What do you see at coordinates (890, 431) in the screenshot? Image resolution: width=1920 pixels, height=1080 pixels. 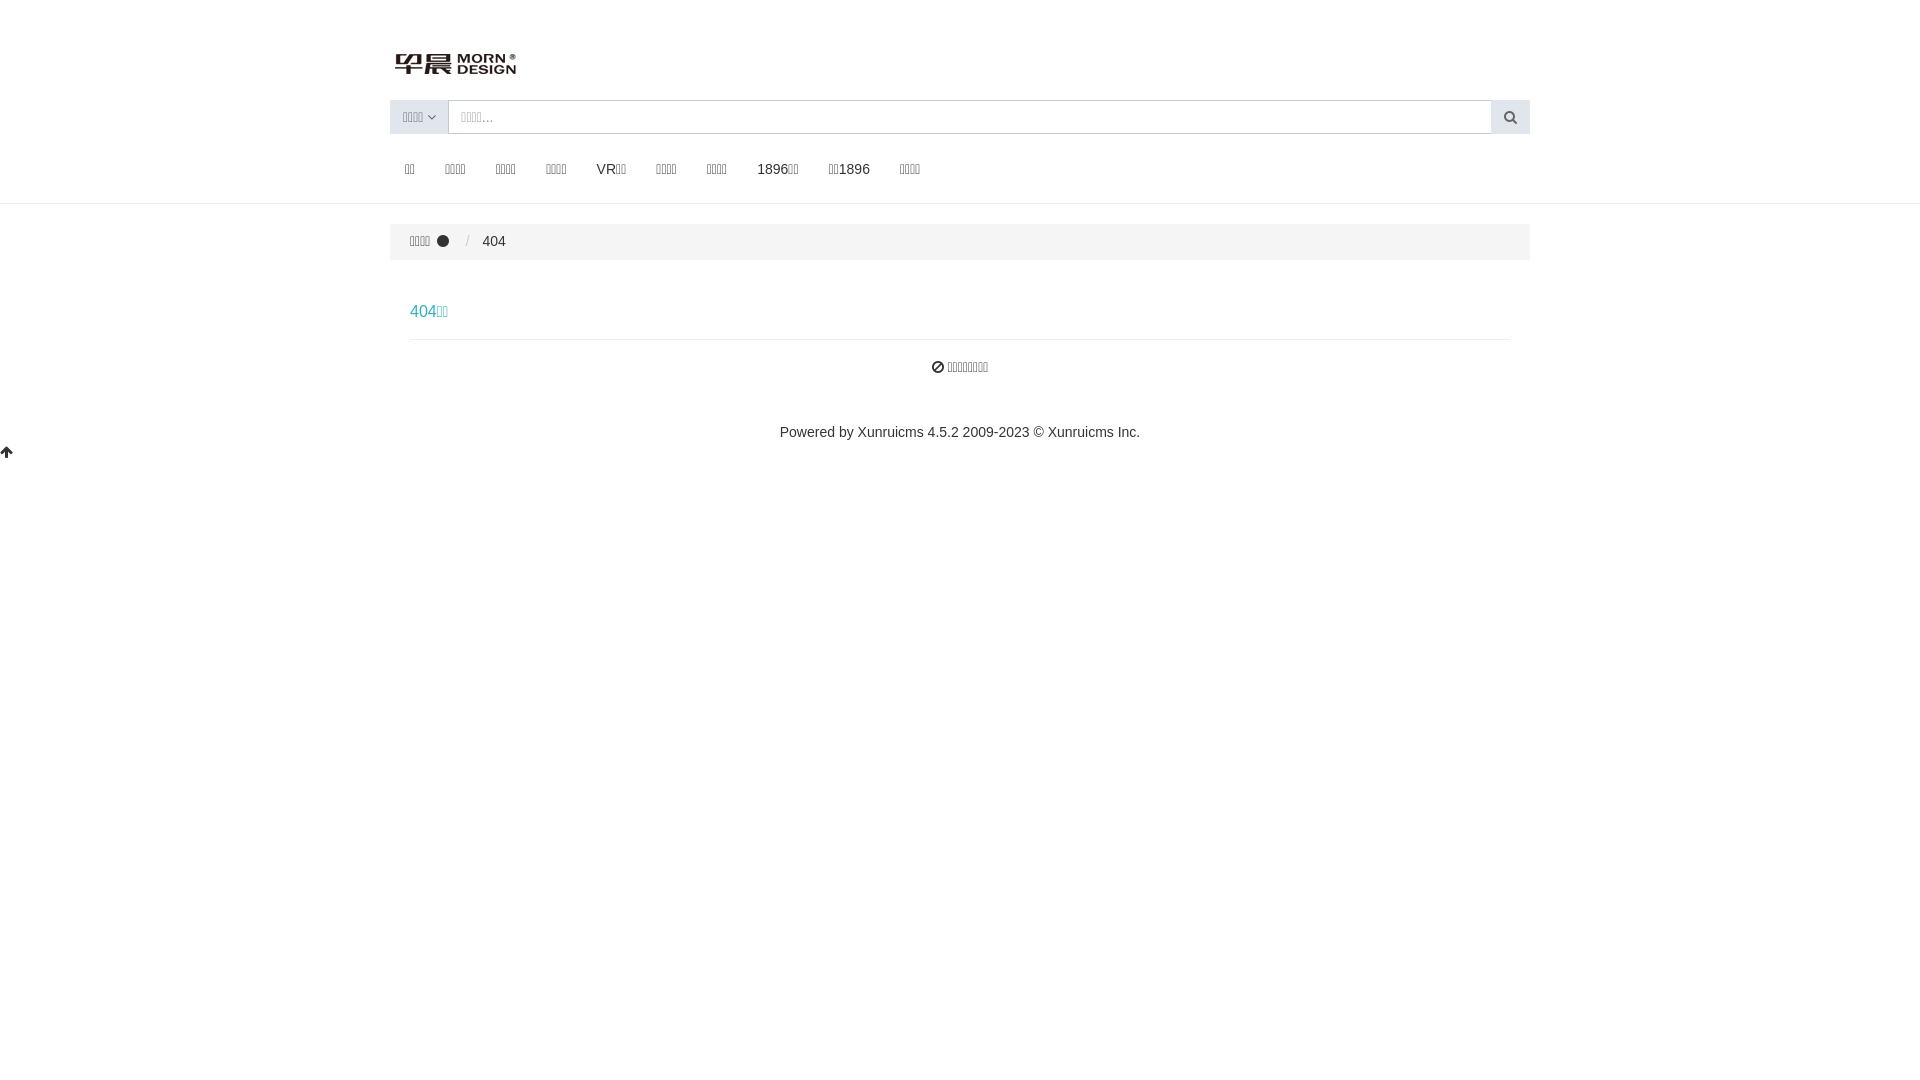 I see `'Xunruicms'` at bounding box center [890, 431].